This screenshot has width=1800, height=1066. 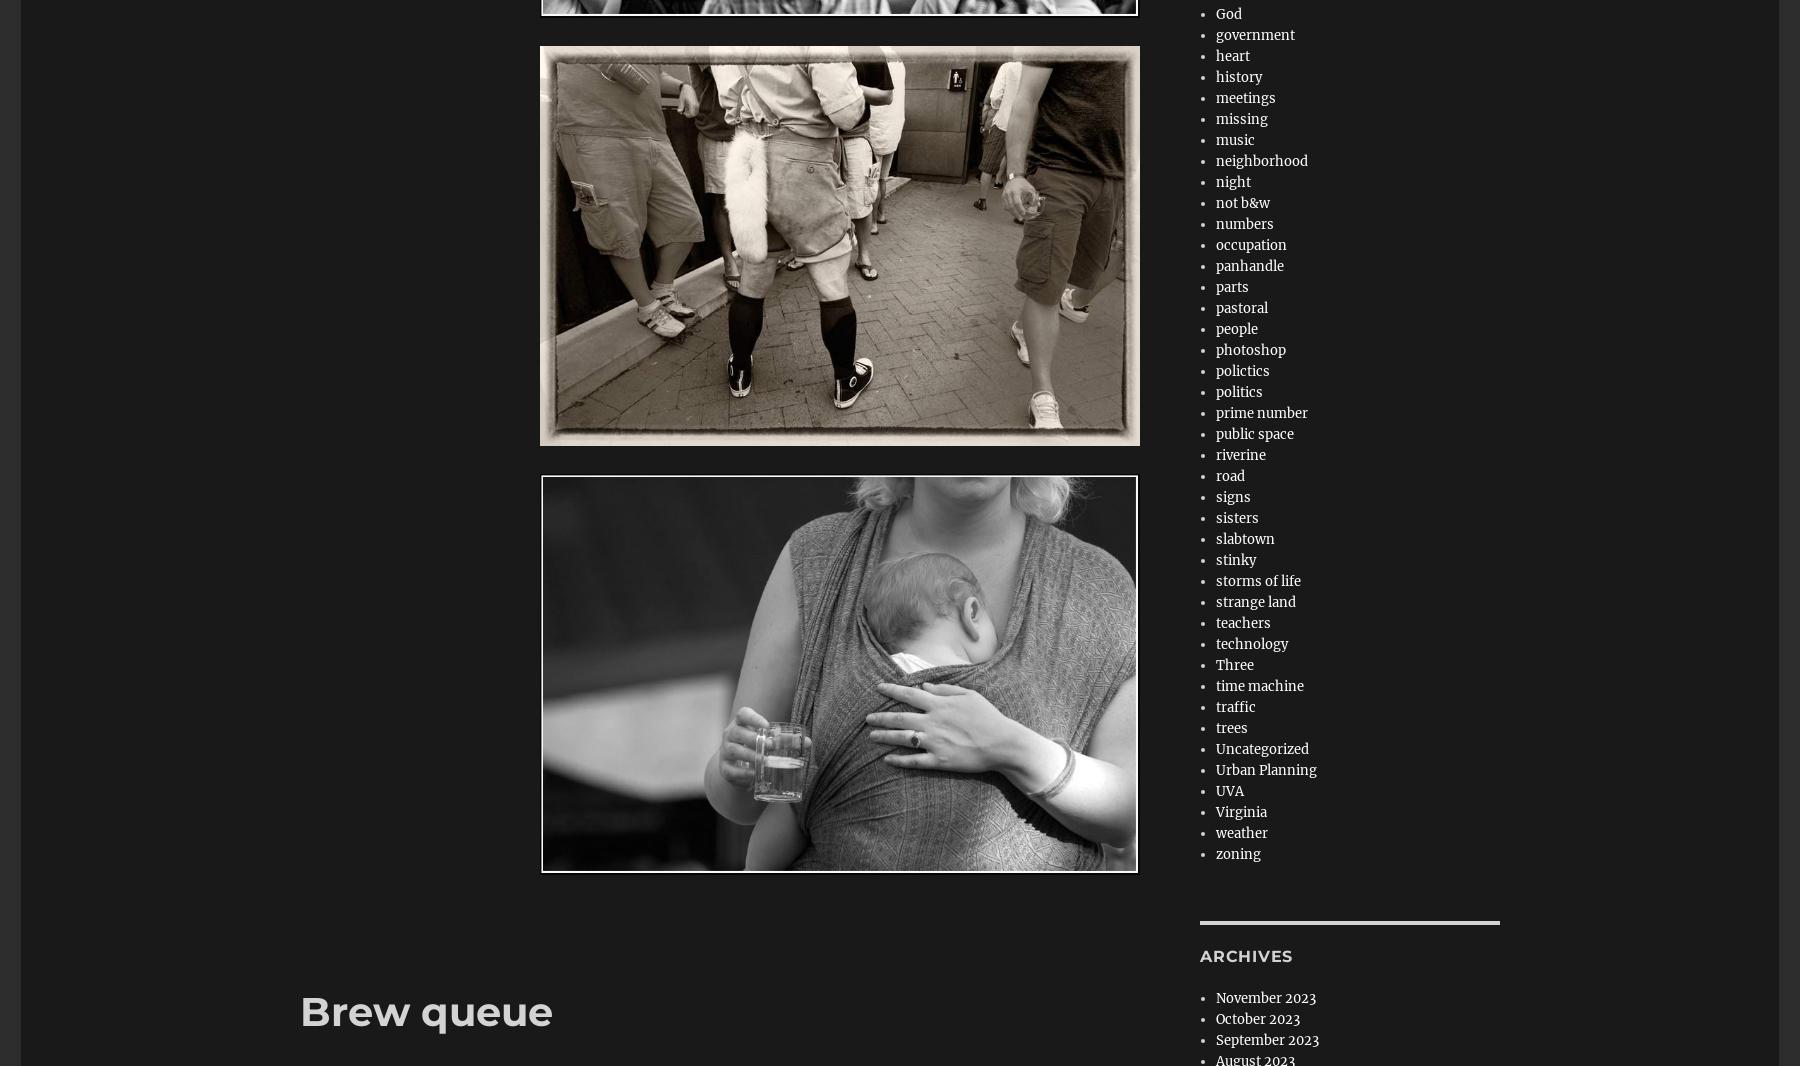 I want to click on 'storms of life', so click(x=1258, y=580).